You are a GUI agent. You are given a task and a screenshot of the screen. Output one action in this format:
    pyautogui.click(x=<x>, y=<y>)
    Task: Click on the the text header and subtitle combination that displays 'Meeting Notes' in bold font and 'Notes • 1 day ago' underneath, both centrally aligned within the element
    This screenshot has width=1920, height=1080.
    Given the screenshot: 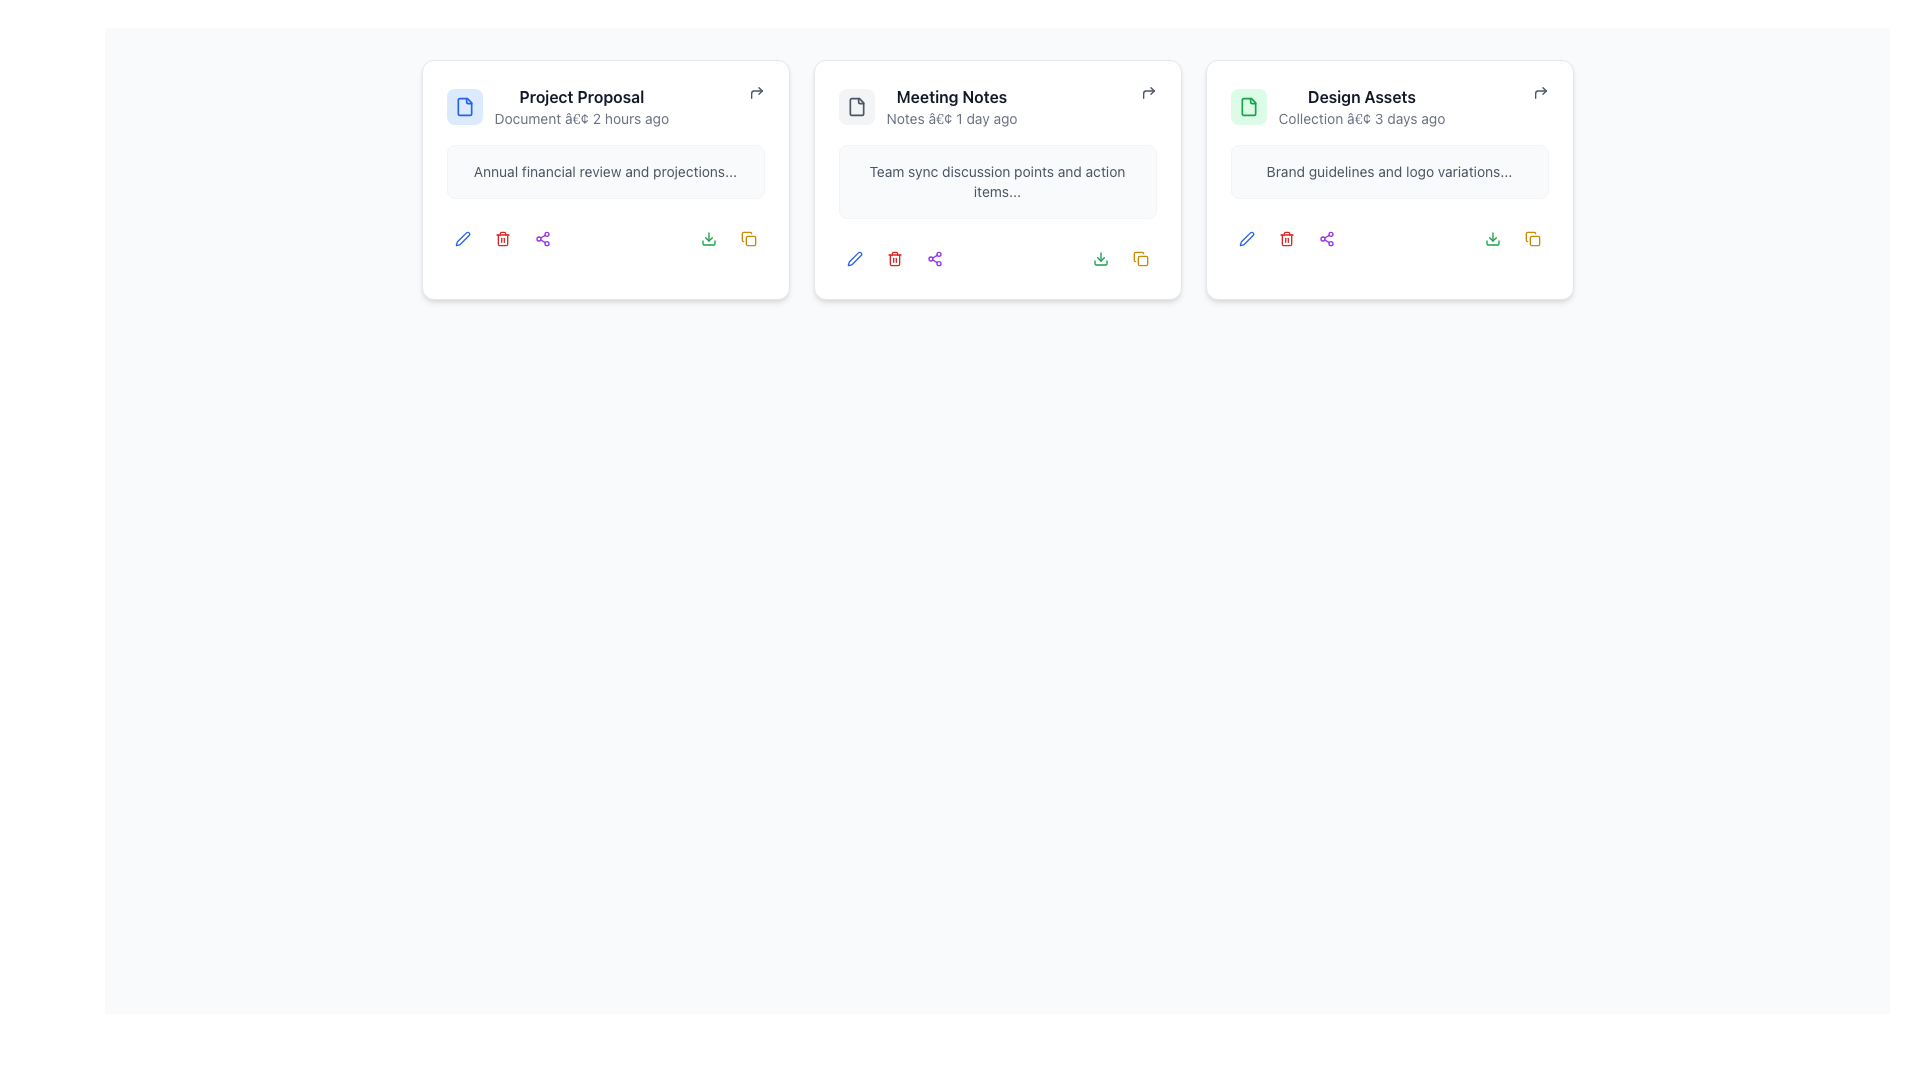 What is the action you would take?
    pyautogui.click(x=950, y=107)
    